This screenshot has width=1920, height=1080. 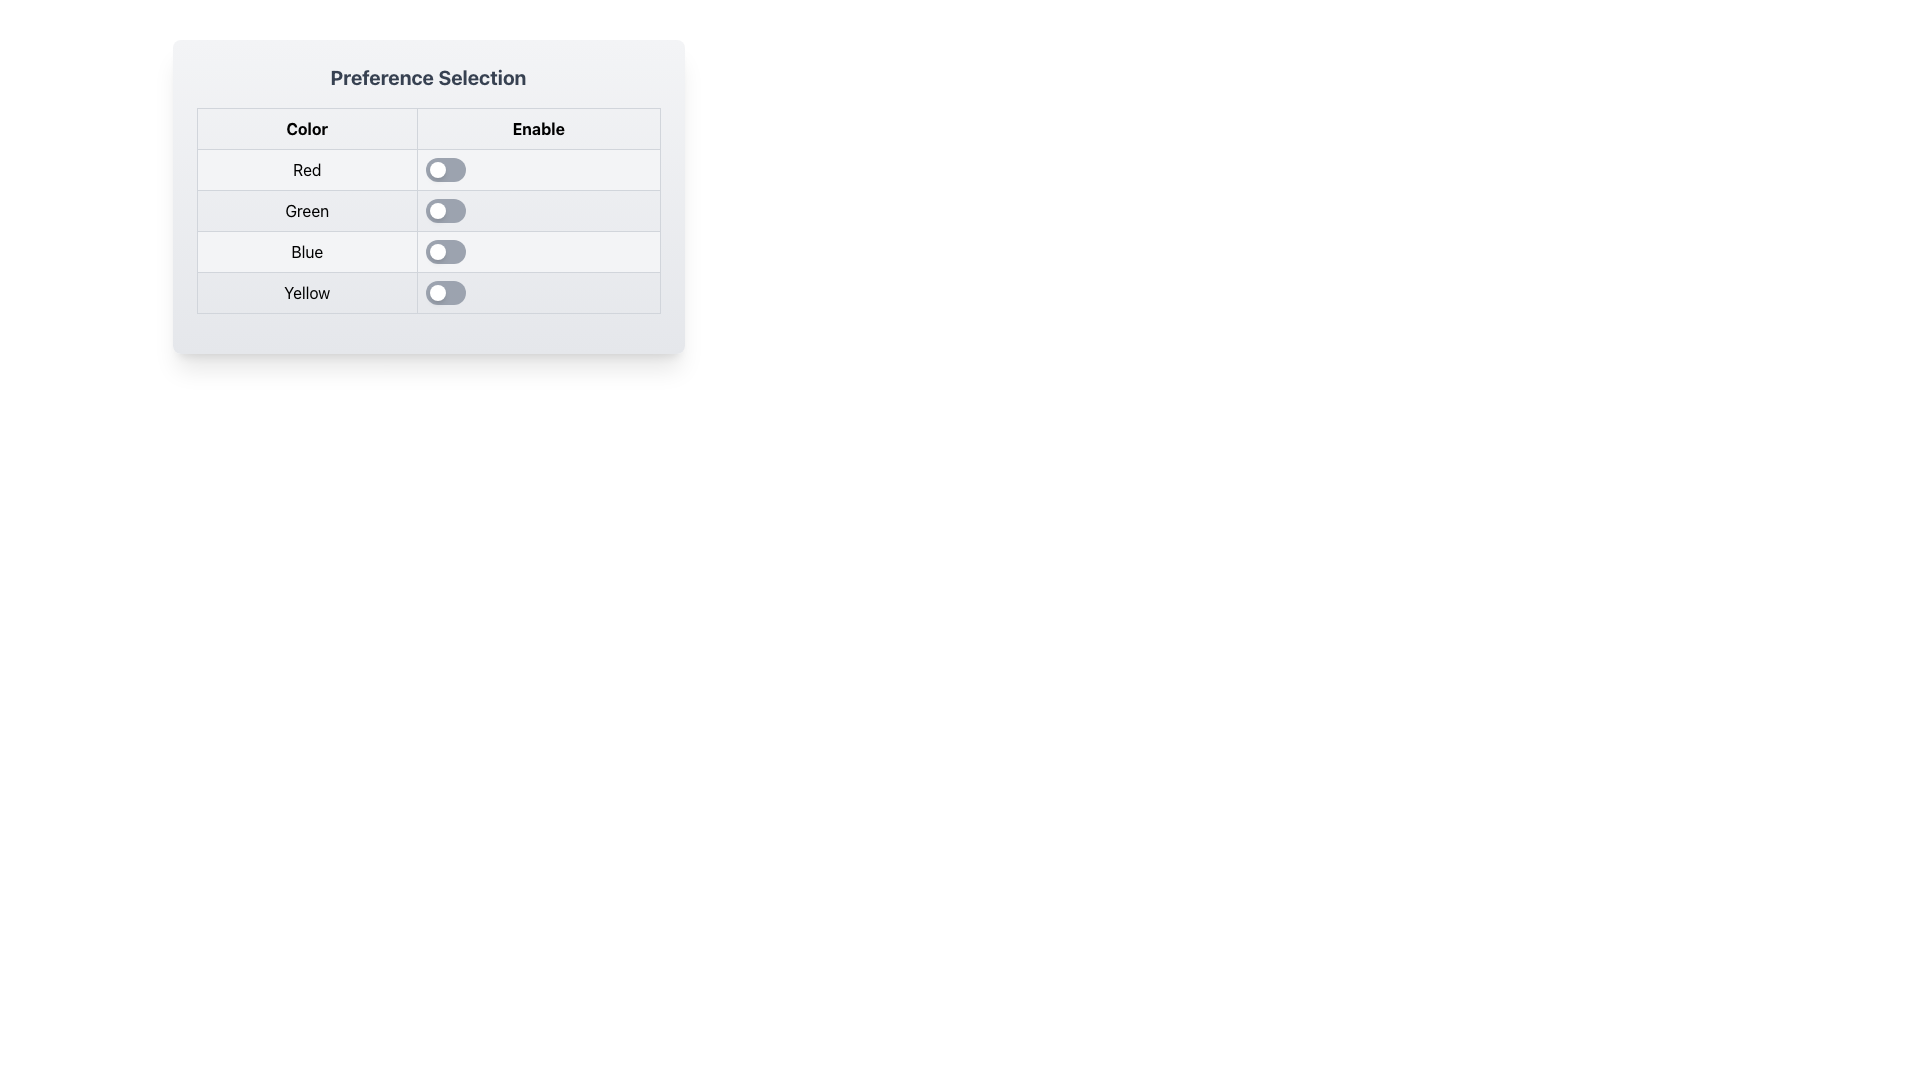 What do you see at coordinates (445, 250) in the screenshot?
I see `the white circular knob of the toggle switch located in the 'Blue' row under the 'Enable' column` at bounding box center [445, 250].